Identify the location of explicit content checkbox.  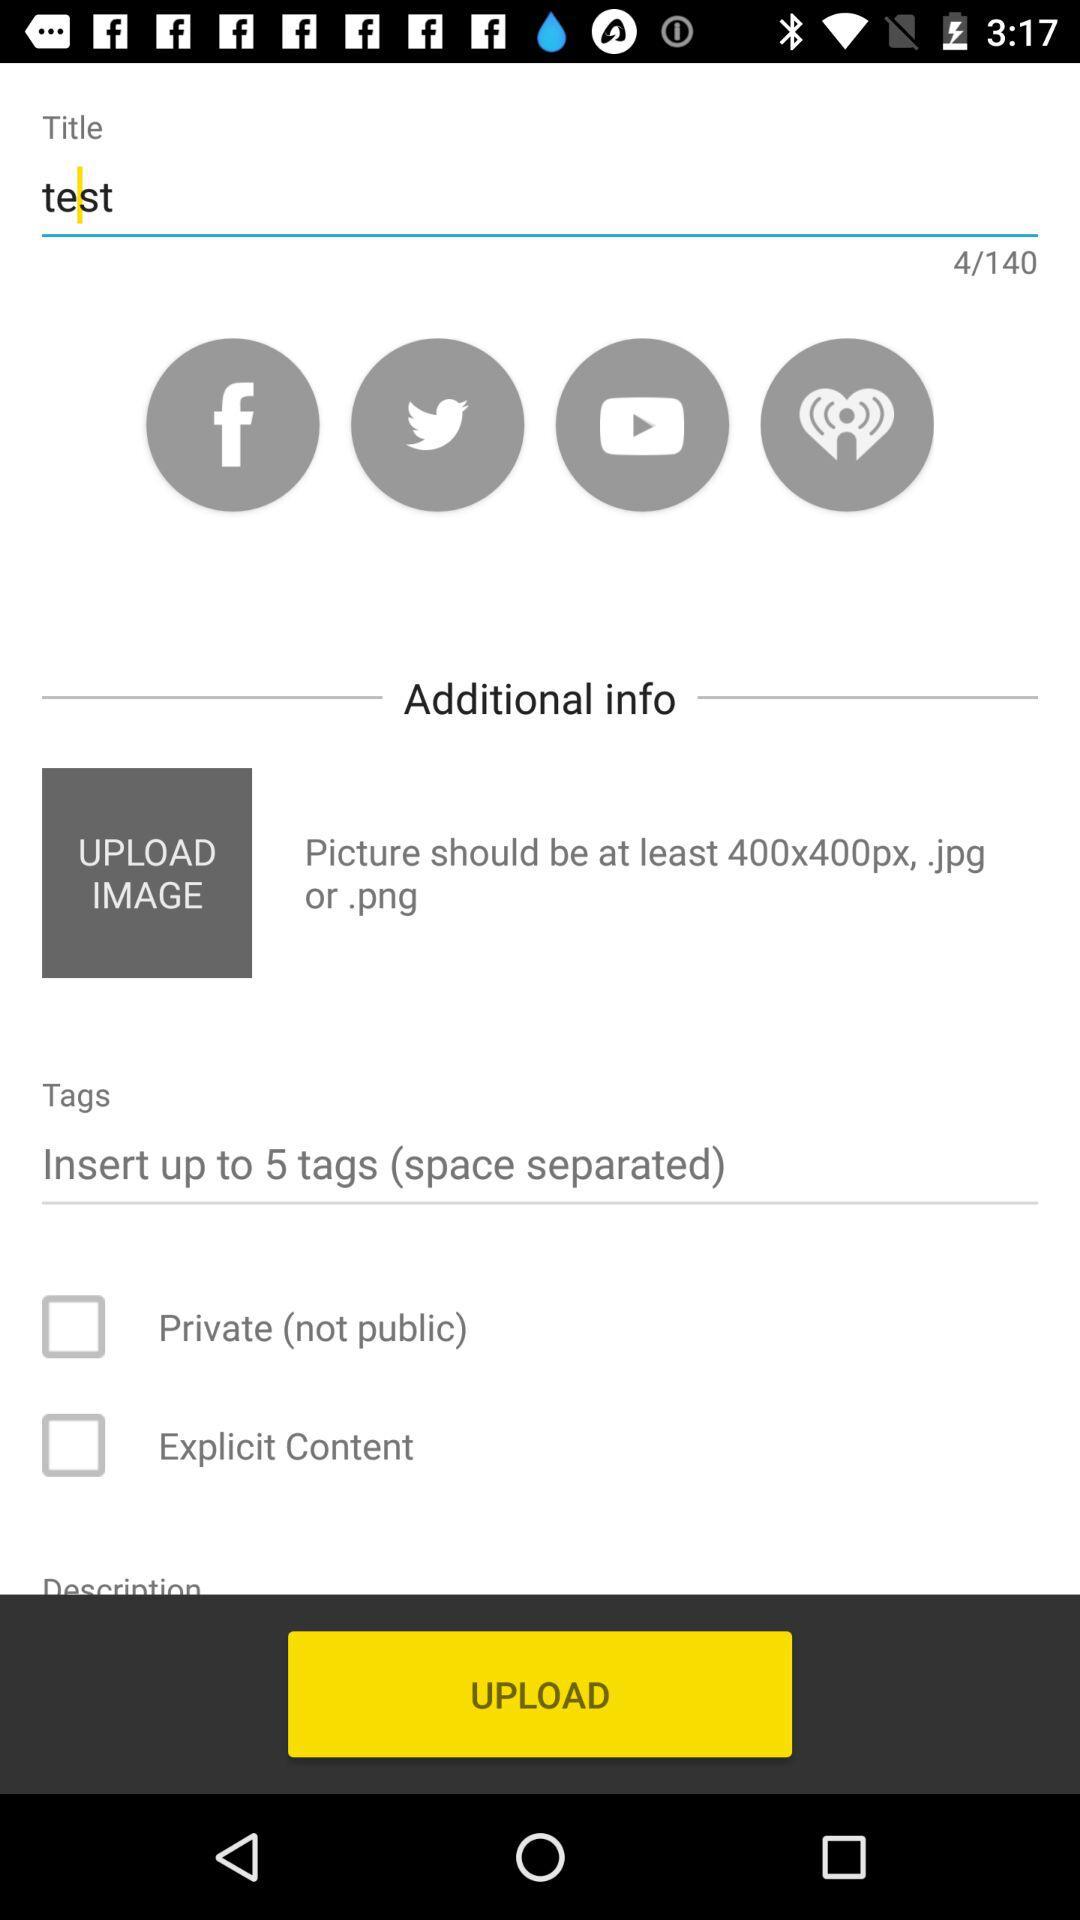
(86, 1445).